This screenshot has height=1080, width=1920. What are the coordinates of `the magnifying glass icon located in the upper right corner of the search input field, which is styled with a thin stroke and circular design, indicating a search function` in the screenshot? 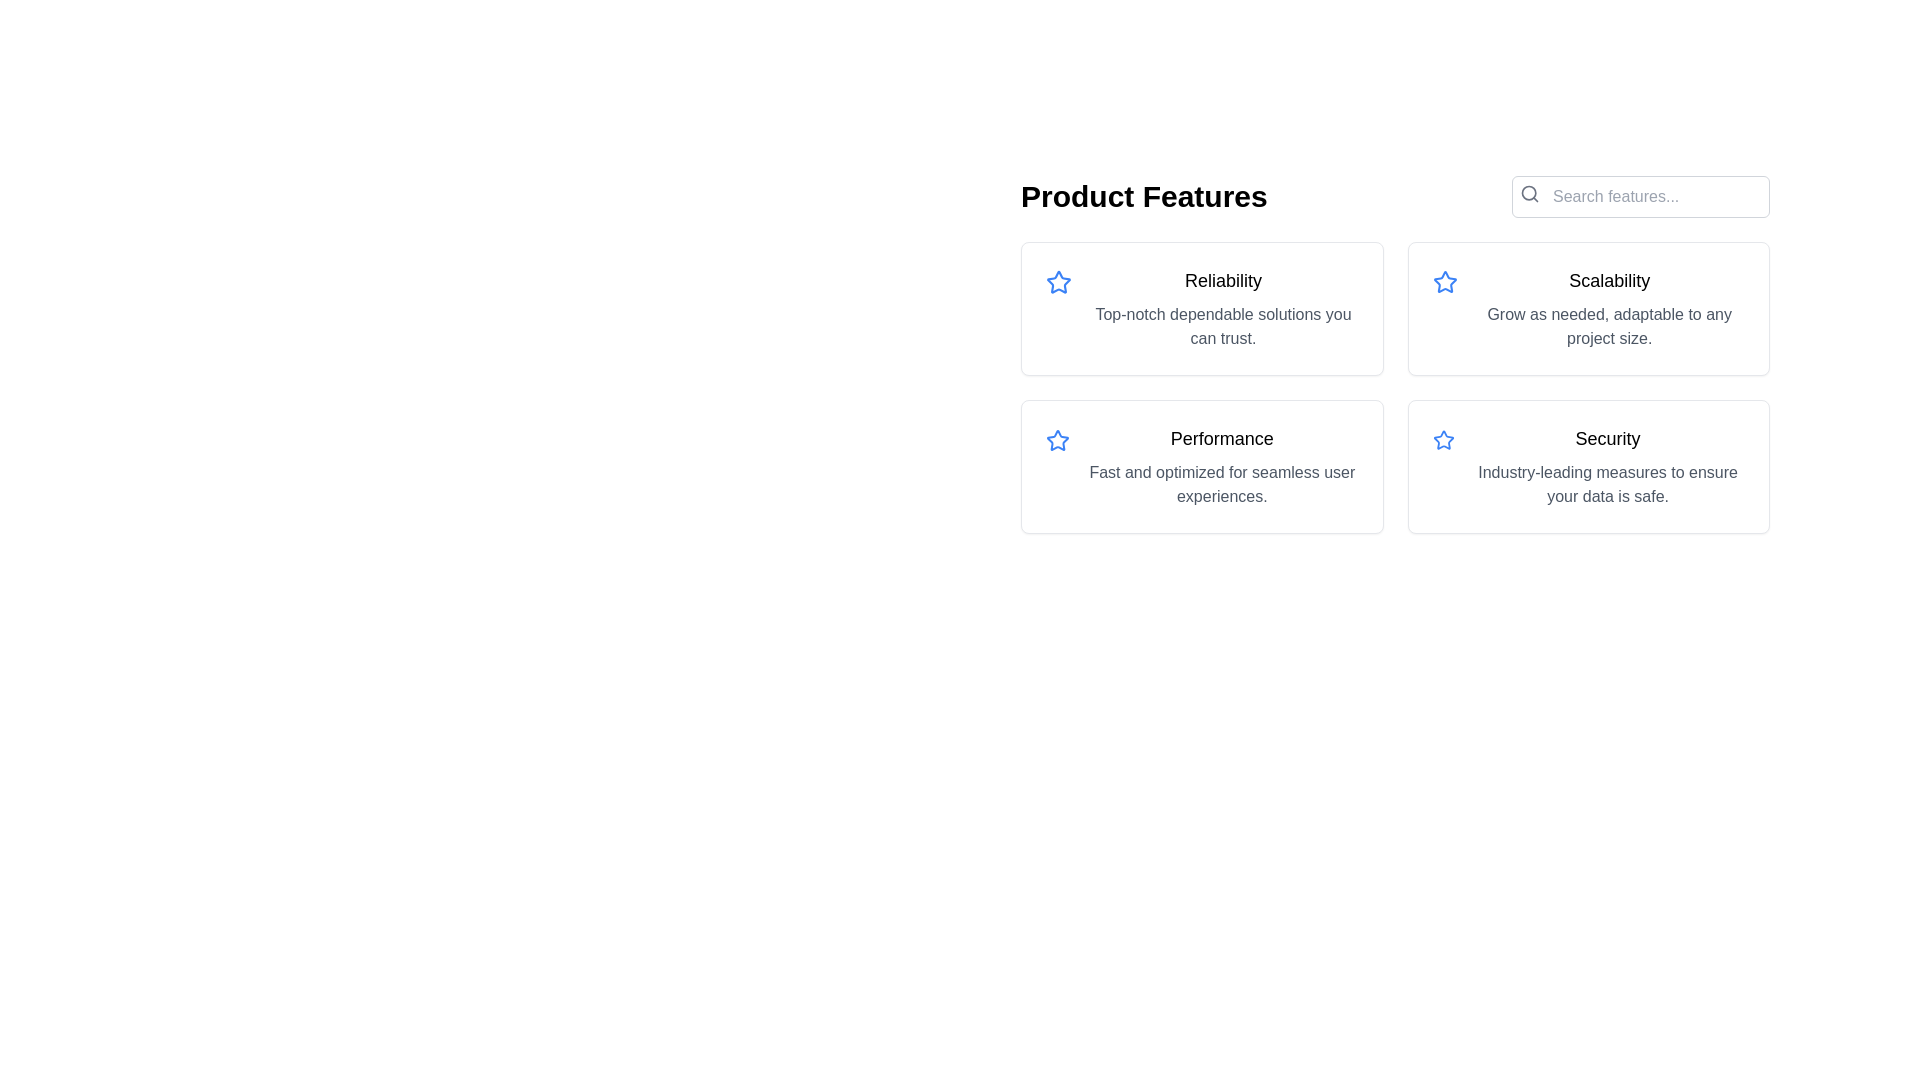 It's located at (1529, 193).